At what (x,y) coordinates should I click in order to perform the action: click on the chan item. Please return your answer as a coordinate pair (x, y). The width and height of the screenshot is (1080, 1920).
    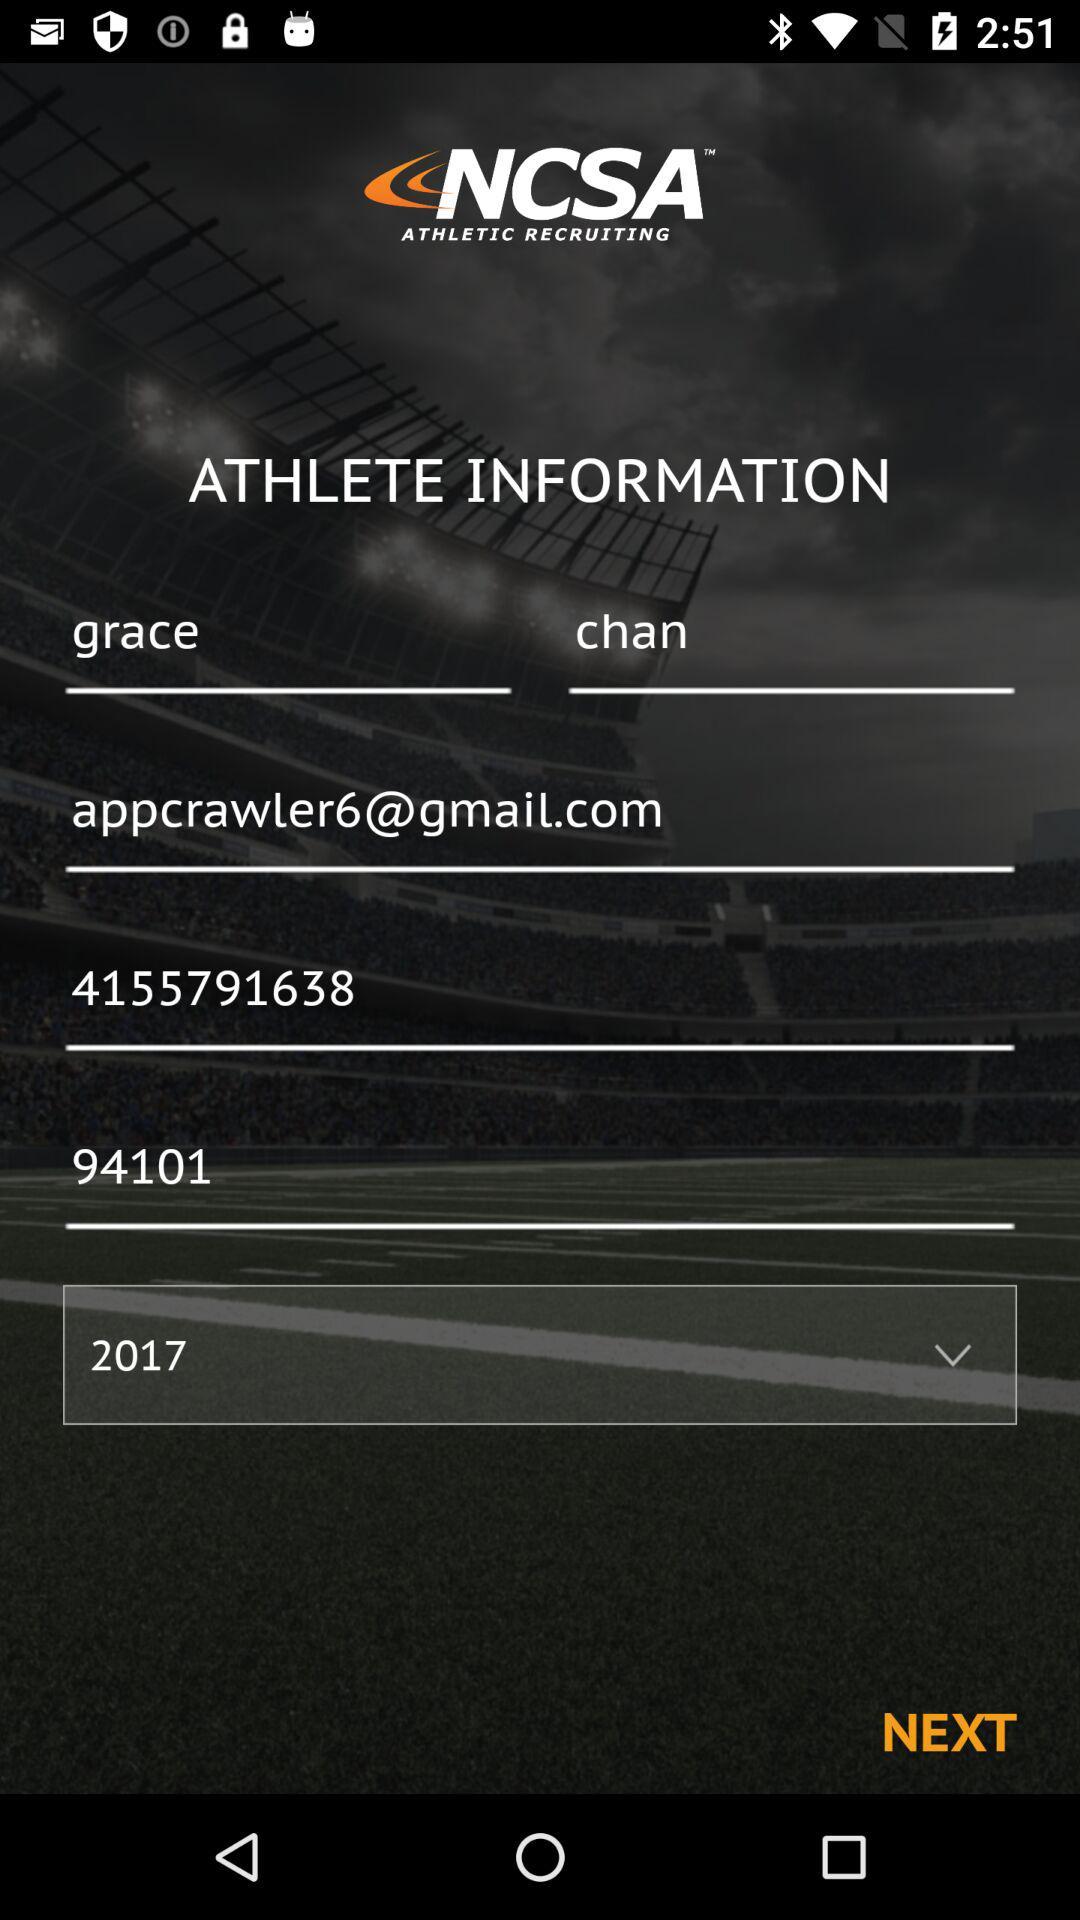
    Looking at the image, I should click on (790, 632).